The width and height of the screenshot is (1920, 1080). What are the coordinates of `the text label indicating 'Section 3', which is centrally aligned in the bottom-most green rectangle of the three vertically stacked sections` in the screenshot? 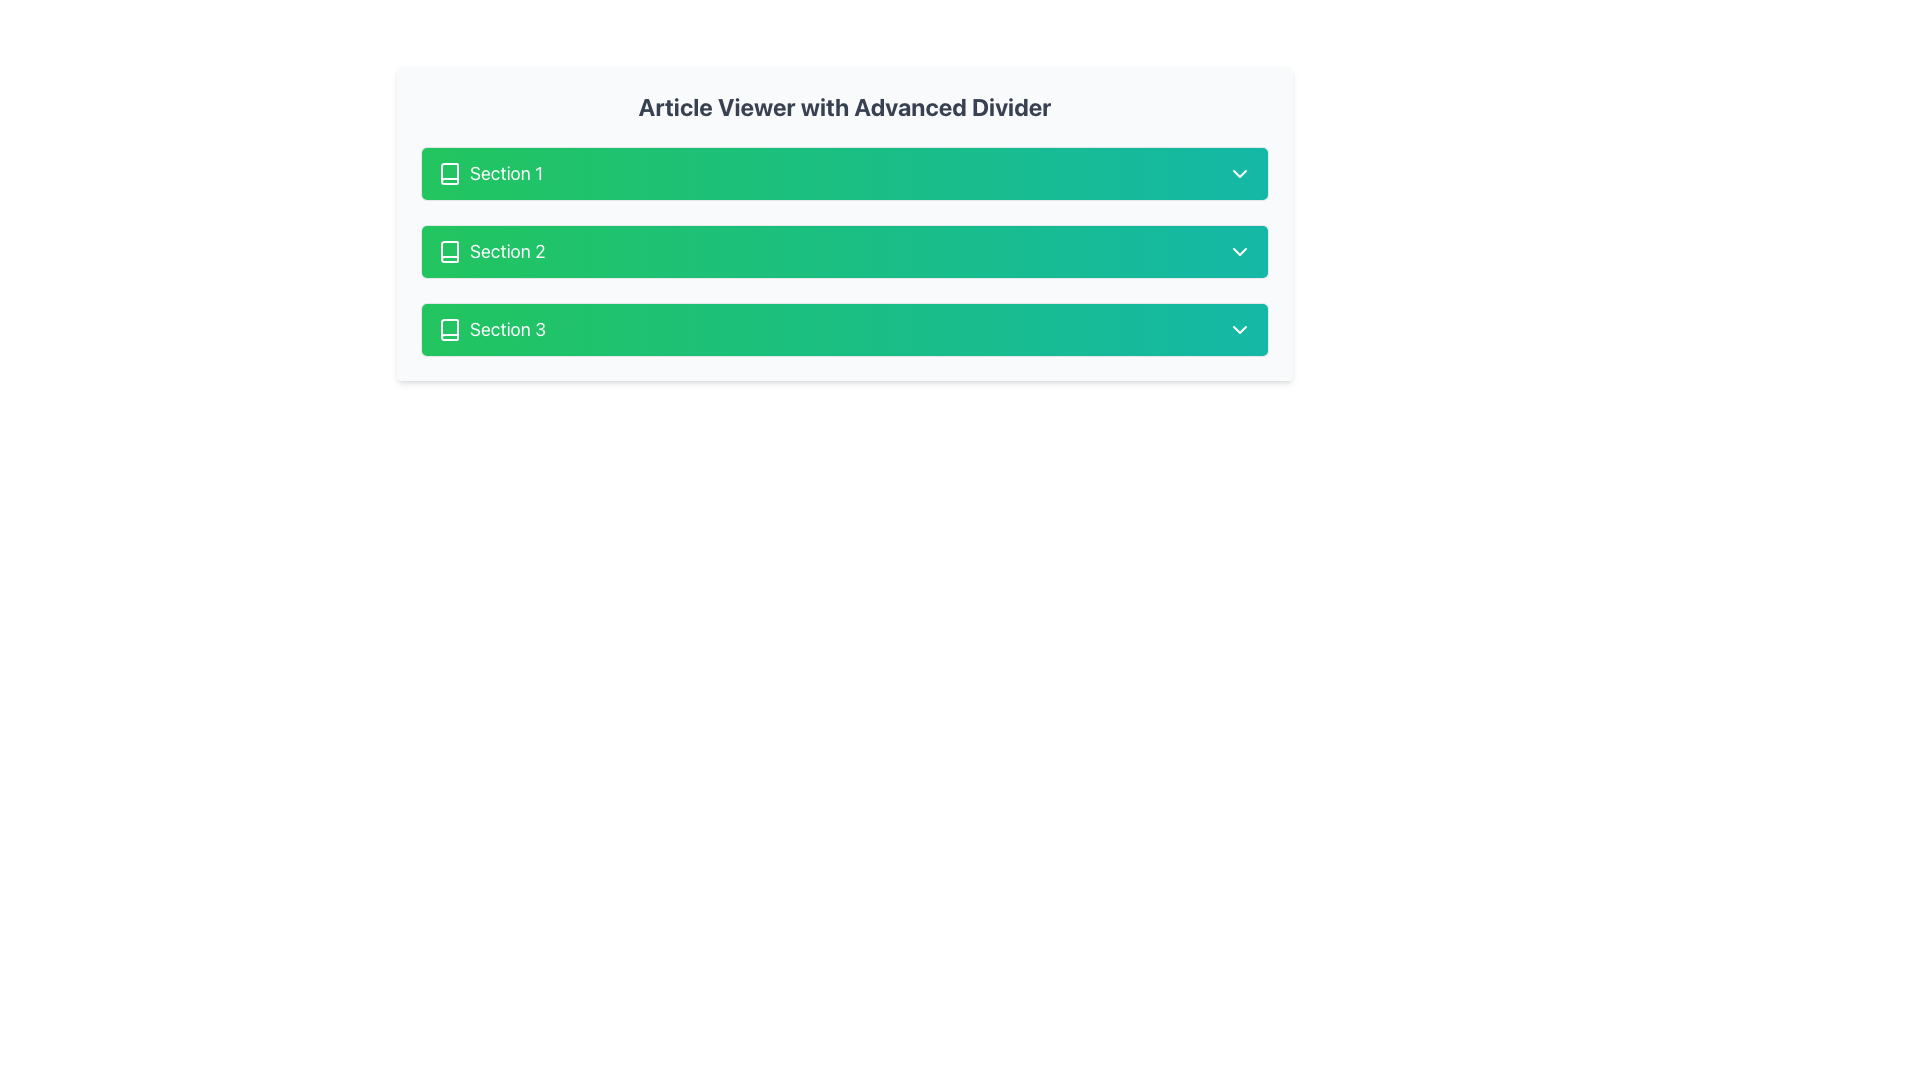 It's located at (508, 329).